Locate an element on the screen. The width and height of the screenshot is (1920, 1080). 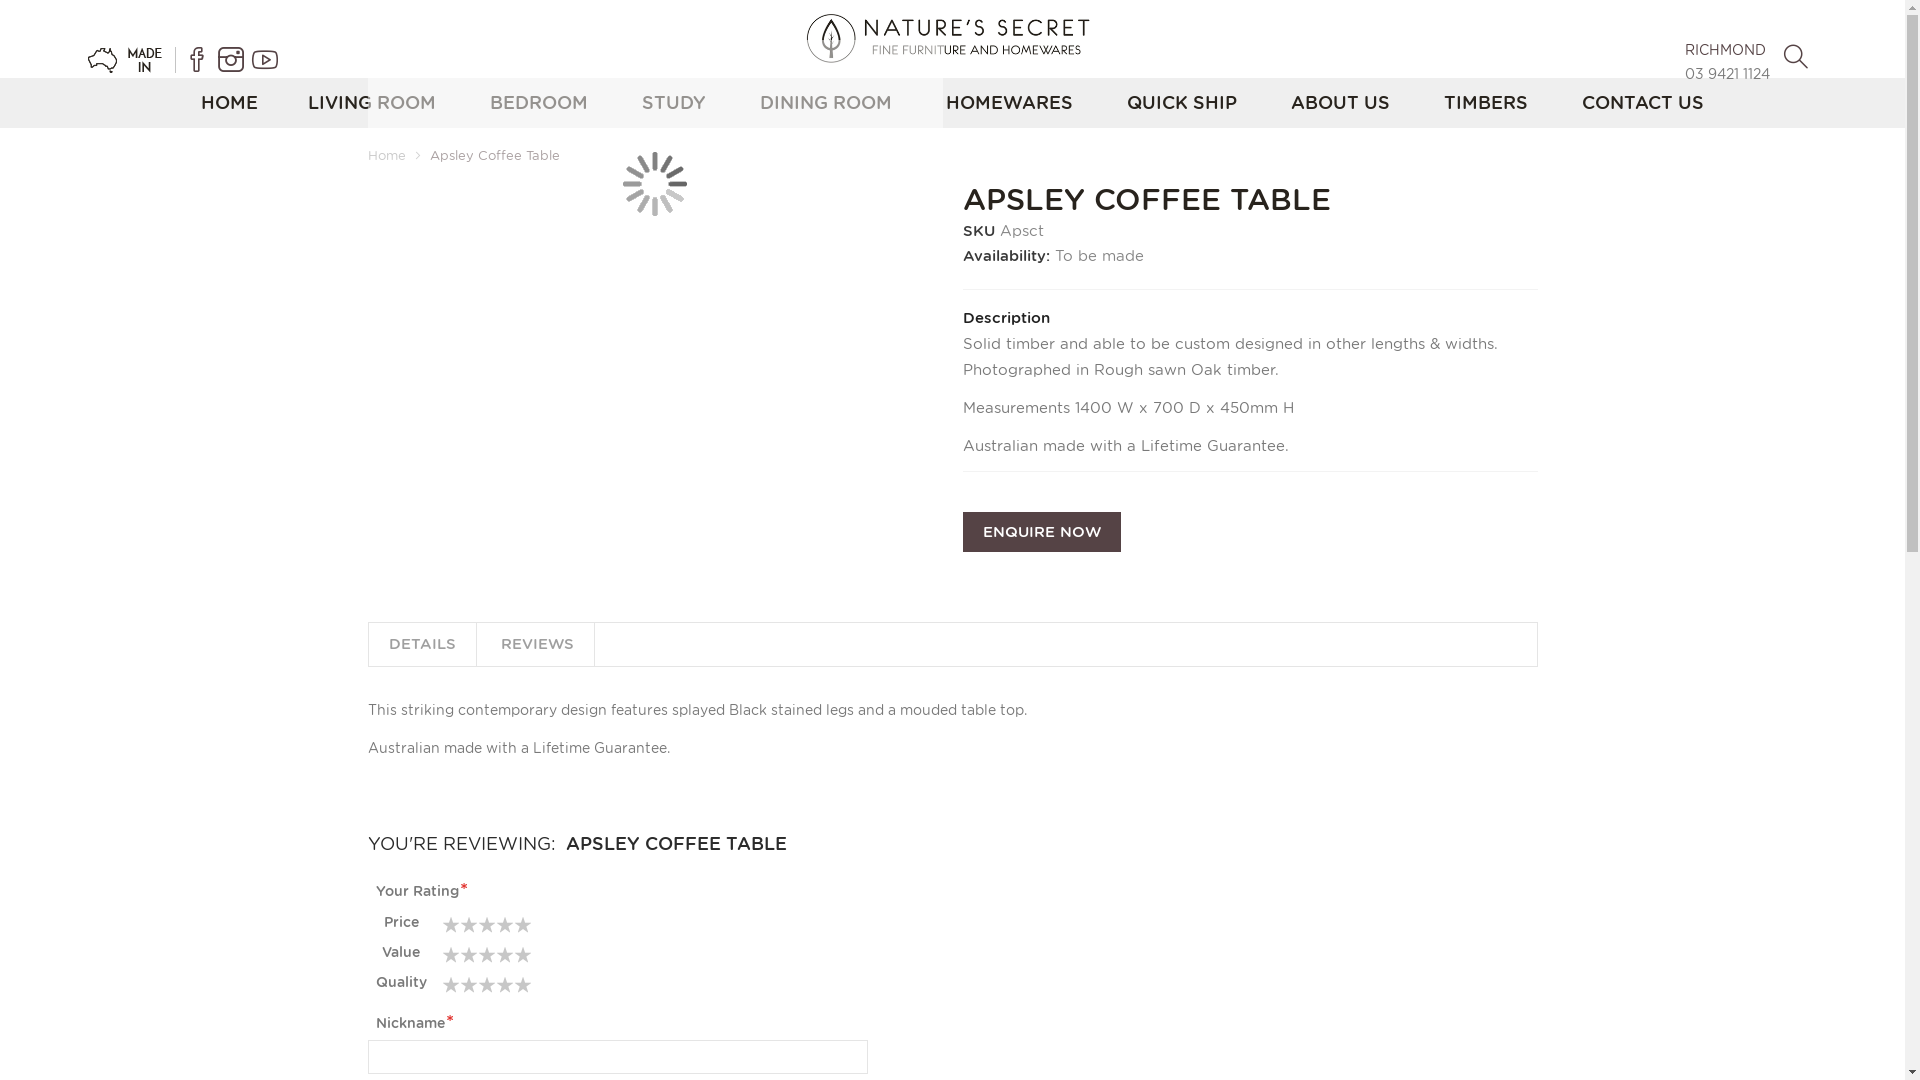
'BEDROOM' is located at coordinates (538, 103).